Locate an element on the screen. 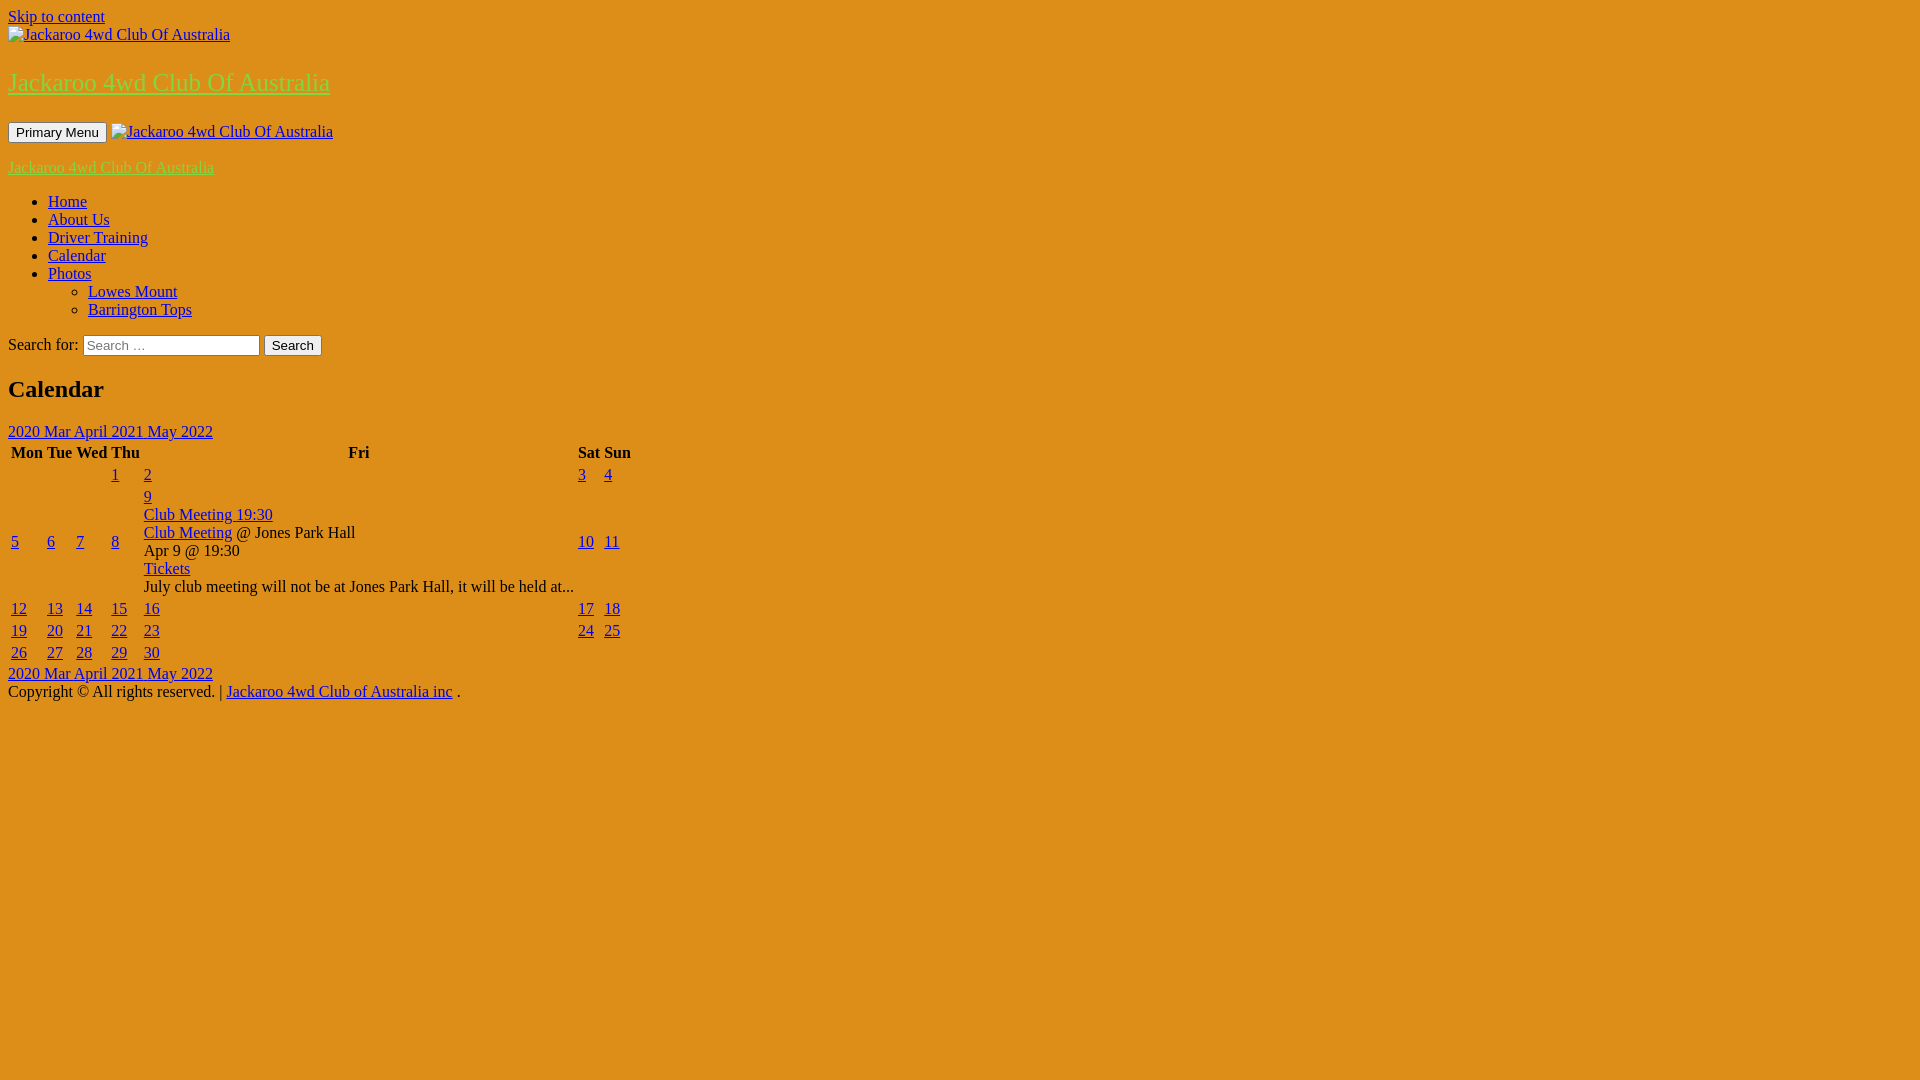 The height and width of the screenshot is (1080, 1920). 'Home' is located at coordinates (67, 201).